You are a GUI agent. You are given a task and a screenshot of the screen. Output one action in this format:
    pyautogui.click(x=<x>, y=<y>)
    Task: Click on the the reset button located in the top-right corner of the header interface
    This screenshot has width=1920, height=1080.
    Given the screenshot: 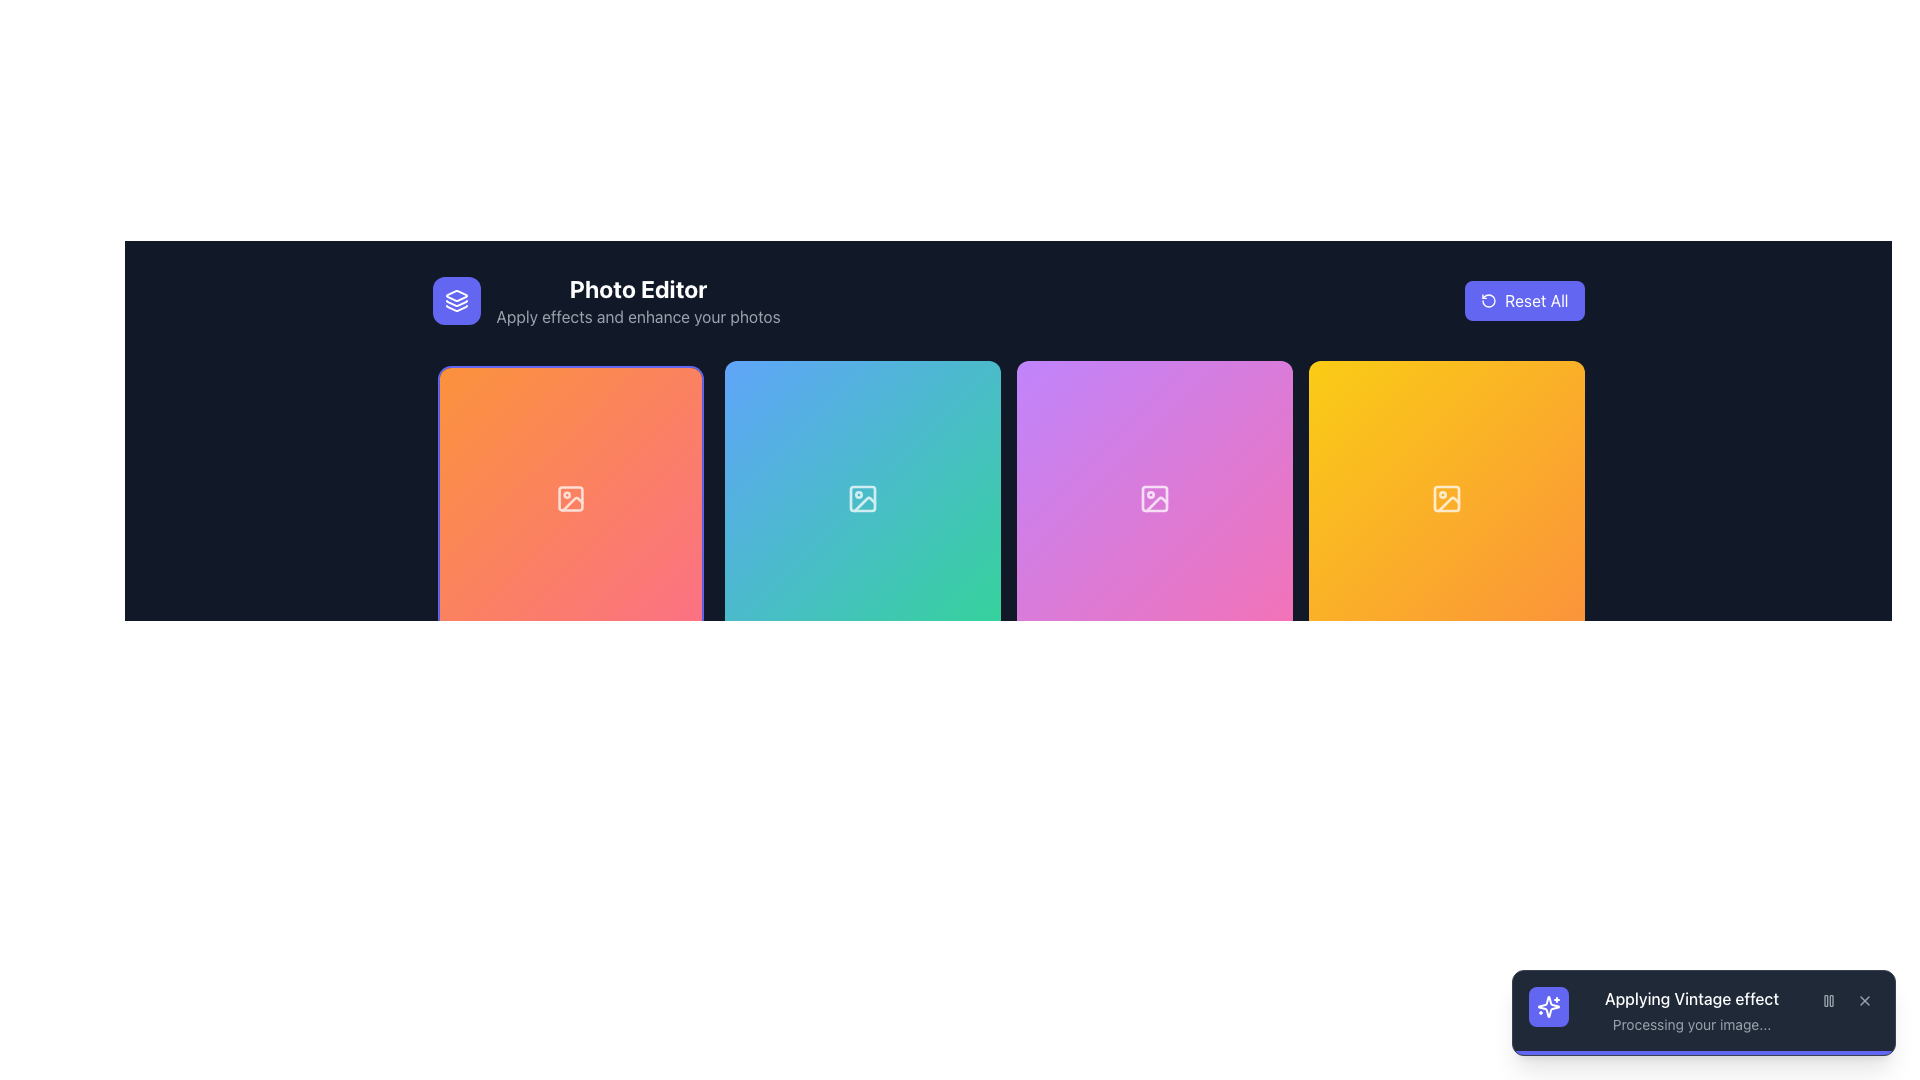 What is the action you would take?
    pyautogui.click(x=1523, y=300)
    